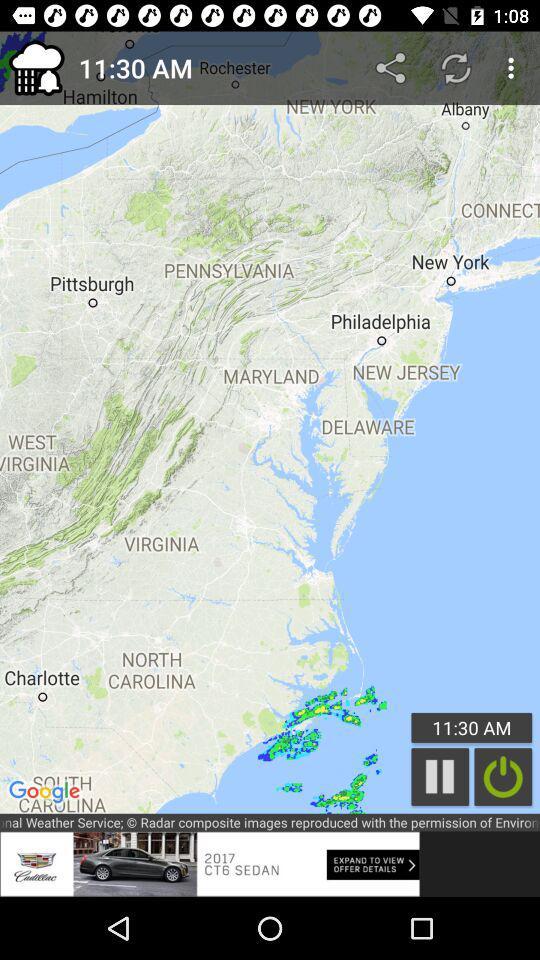 The image size is (540, 960). Describe the element at coordinates (209, 863) in the screenshot. I see `the advertisement` at that location.